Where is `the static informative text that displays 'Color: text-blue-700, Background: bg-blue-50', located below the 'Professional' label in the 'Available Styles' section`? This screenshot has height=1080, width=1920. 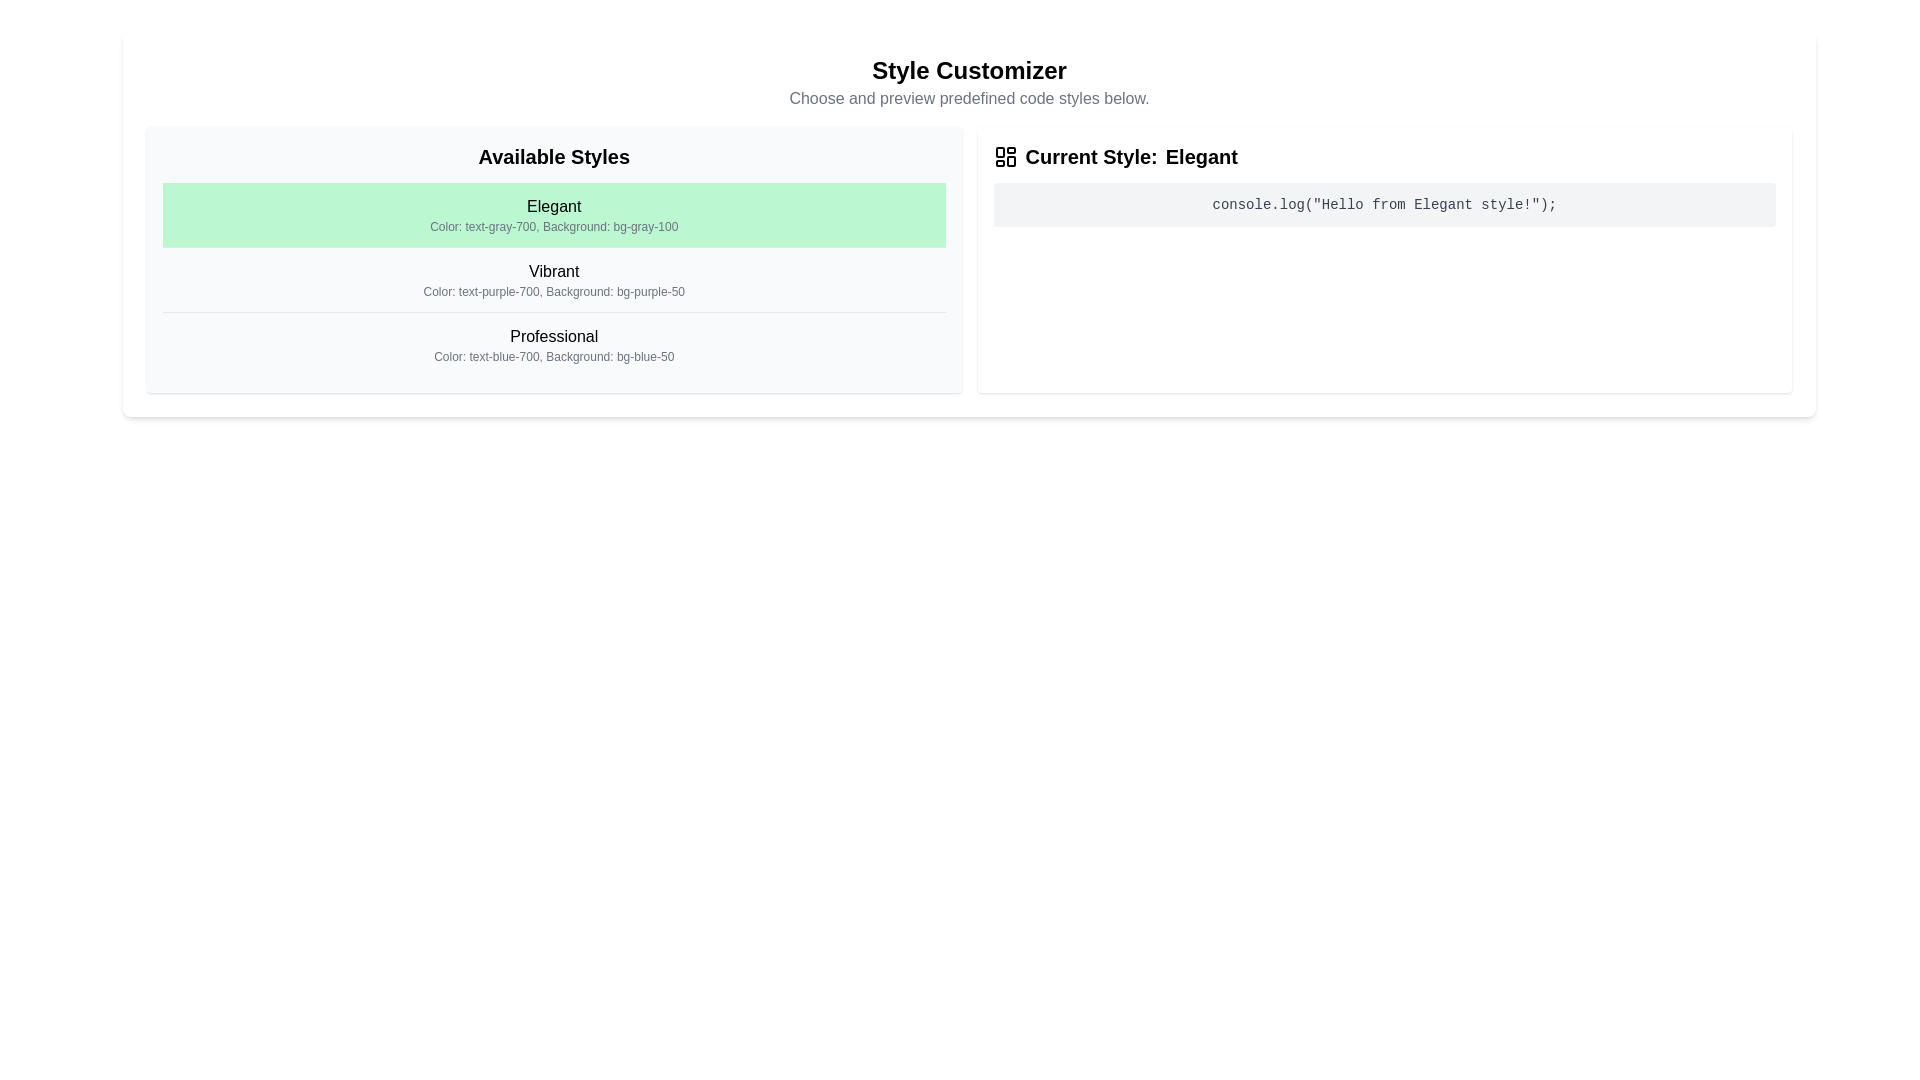 the static informative text that displays 'Color: text-blue-700, Background: bg-blue-50', located below the 'Professional' label in the 'Available Styles' section is located at coordinates (554, 356).